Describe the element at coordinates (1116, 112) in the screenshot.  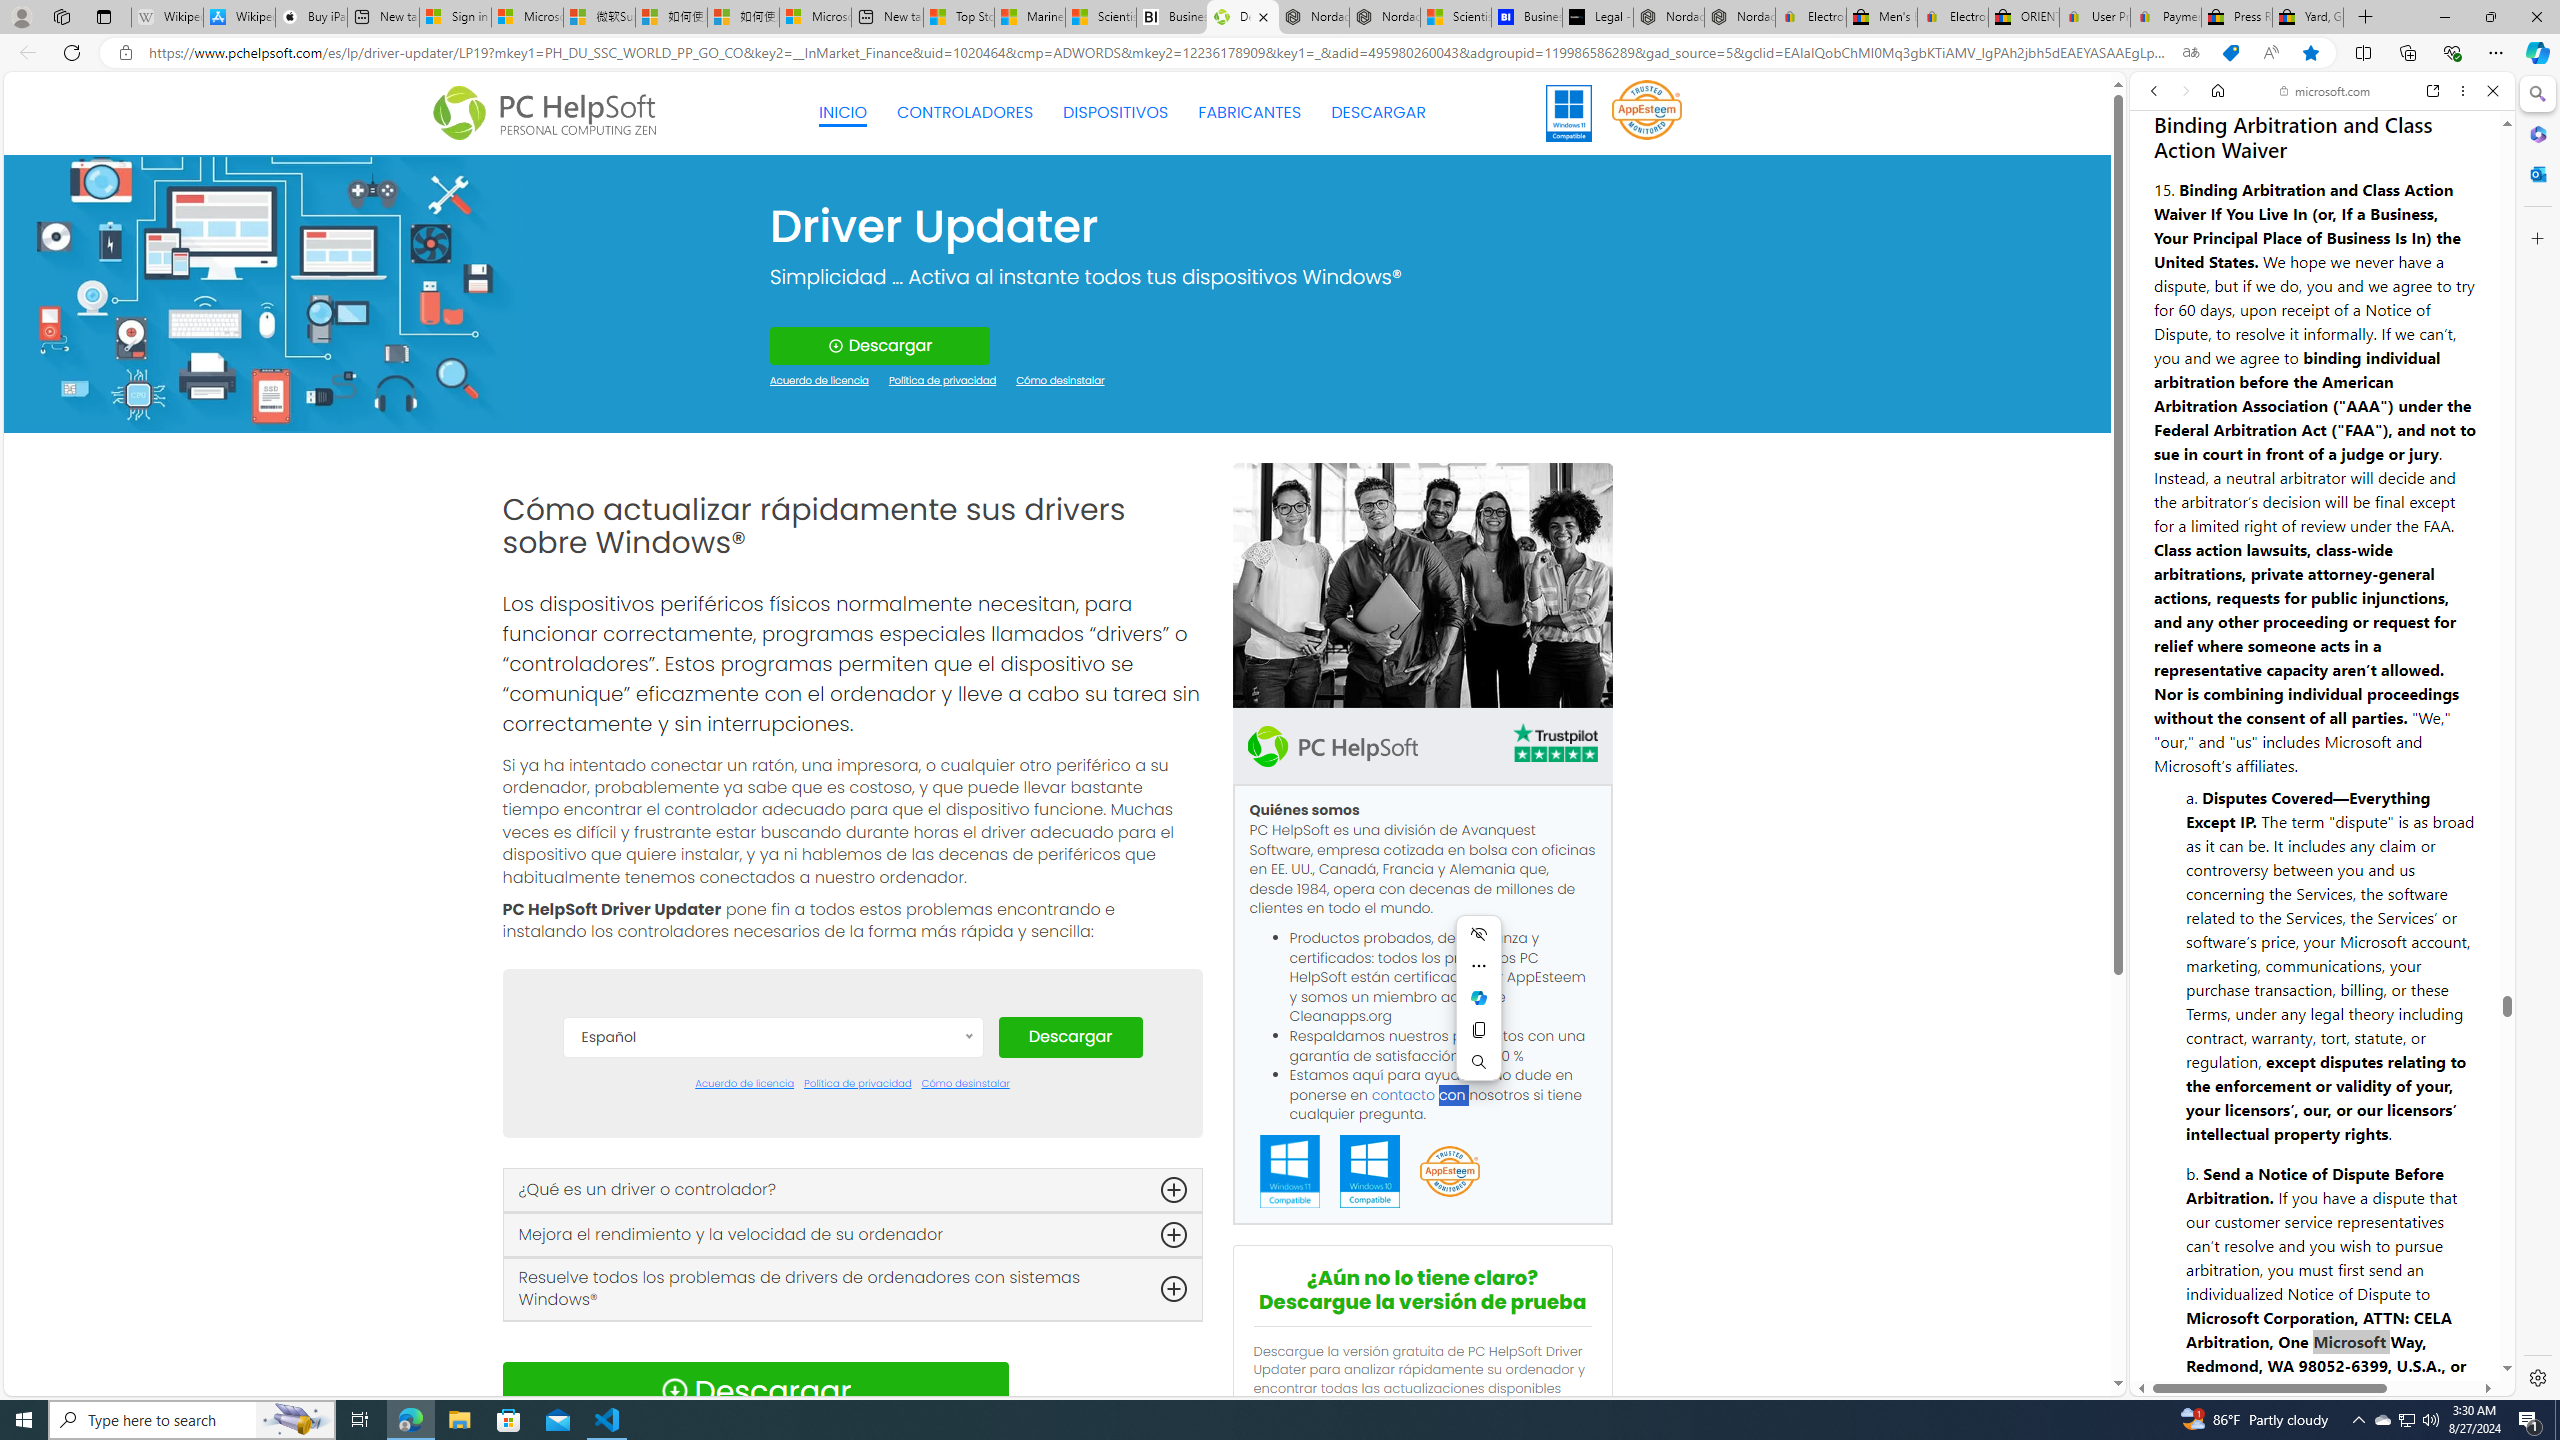
I see `'DISPOSITIVOS'` at that location.